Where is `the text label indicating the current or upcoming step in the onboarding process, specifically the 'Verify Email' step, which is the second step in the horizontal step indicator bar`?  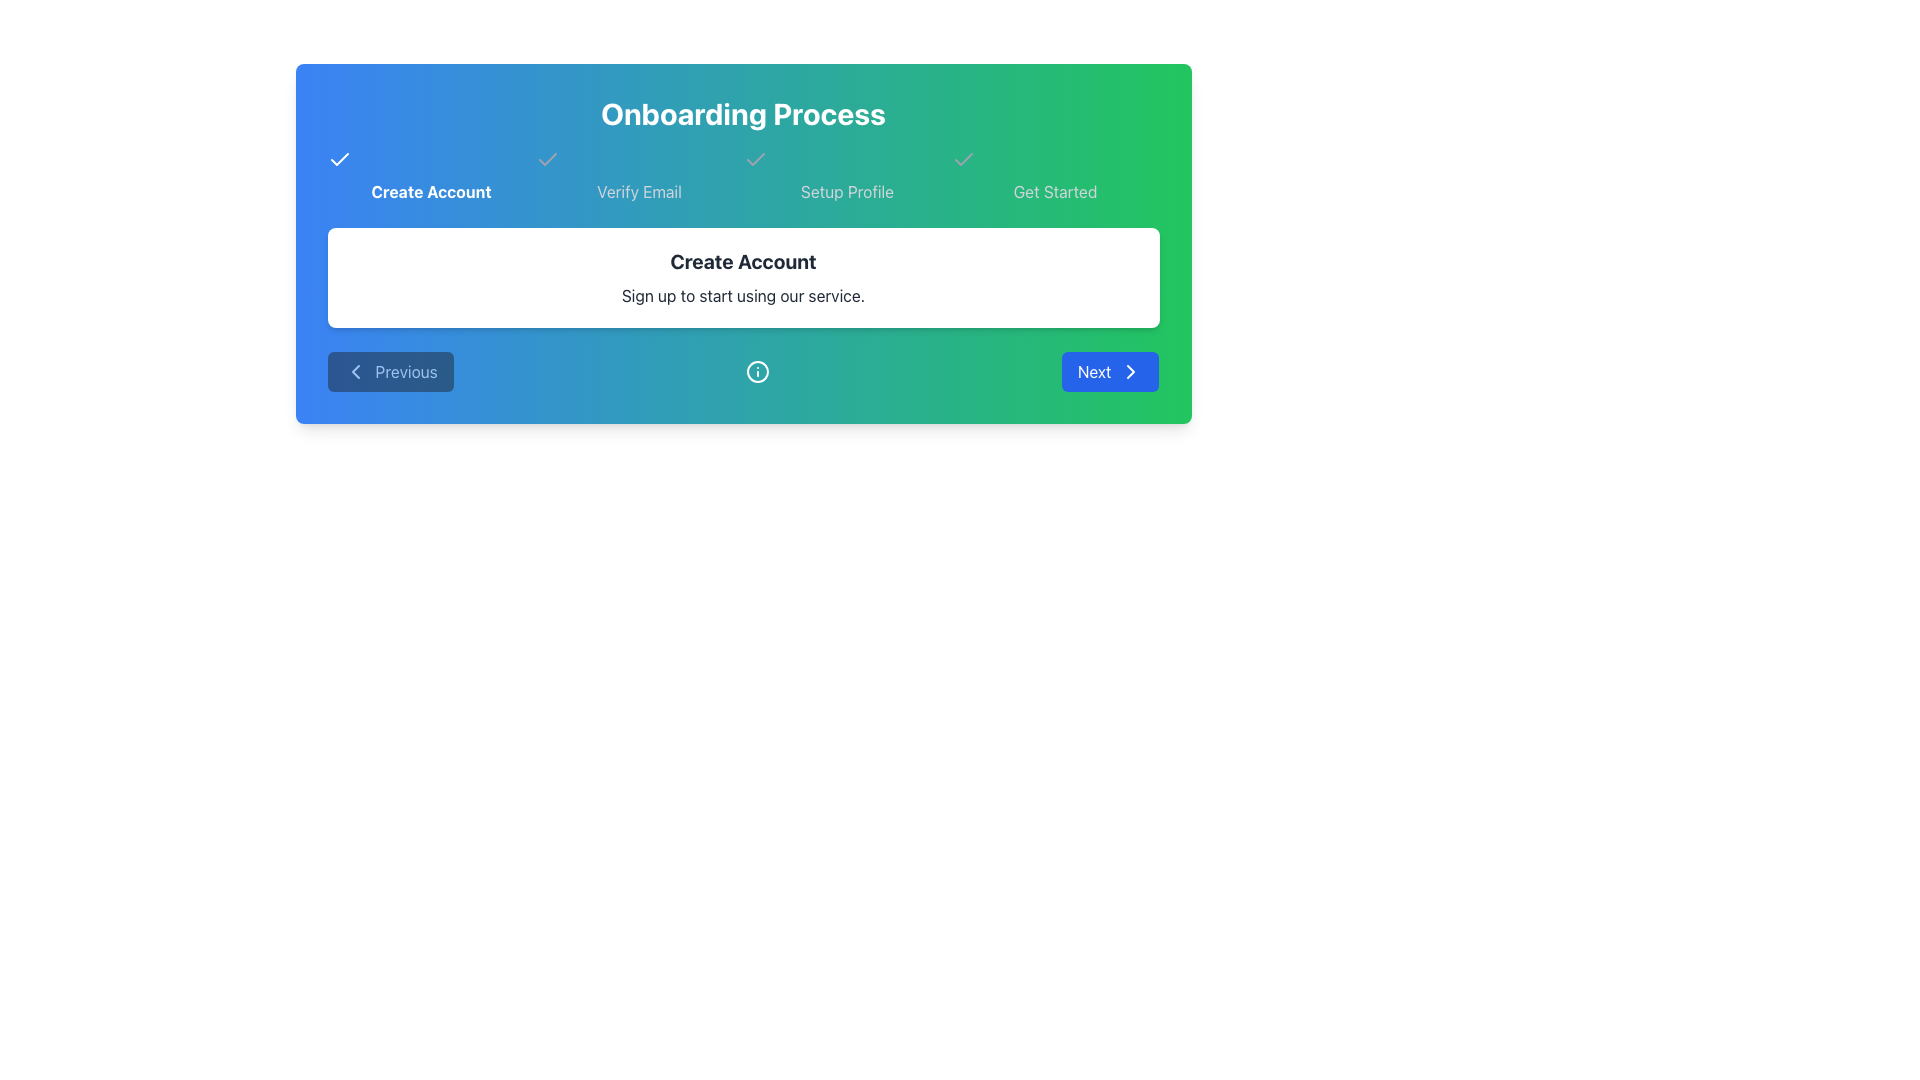
the text label indicating the current or upcoming step in the onboarding process, specifically the 'Verify Email' step, which is the second step in the horizontal step indicator bar is located at coordinates (638, 192).